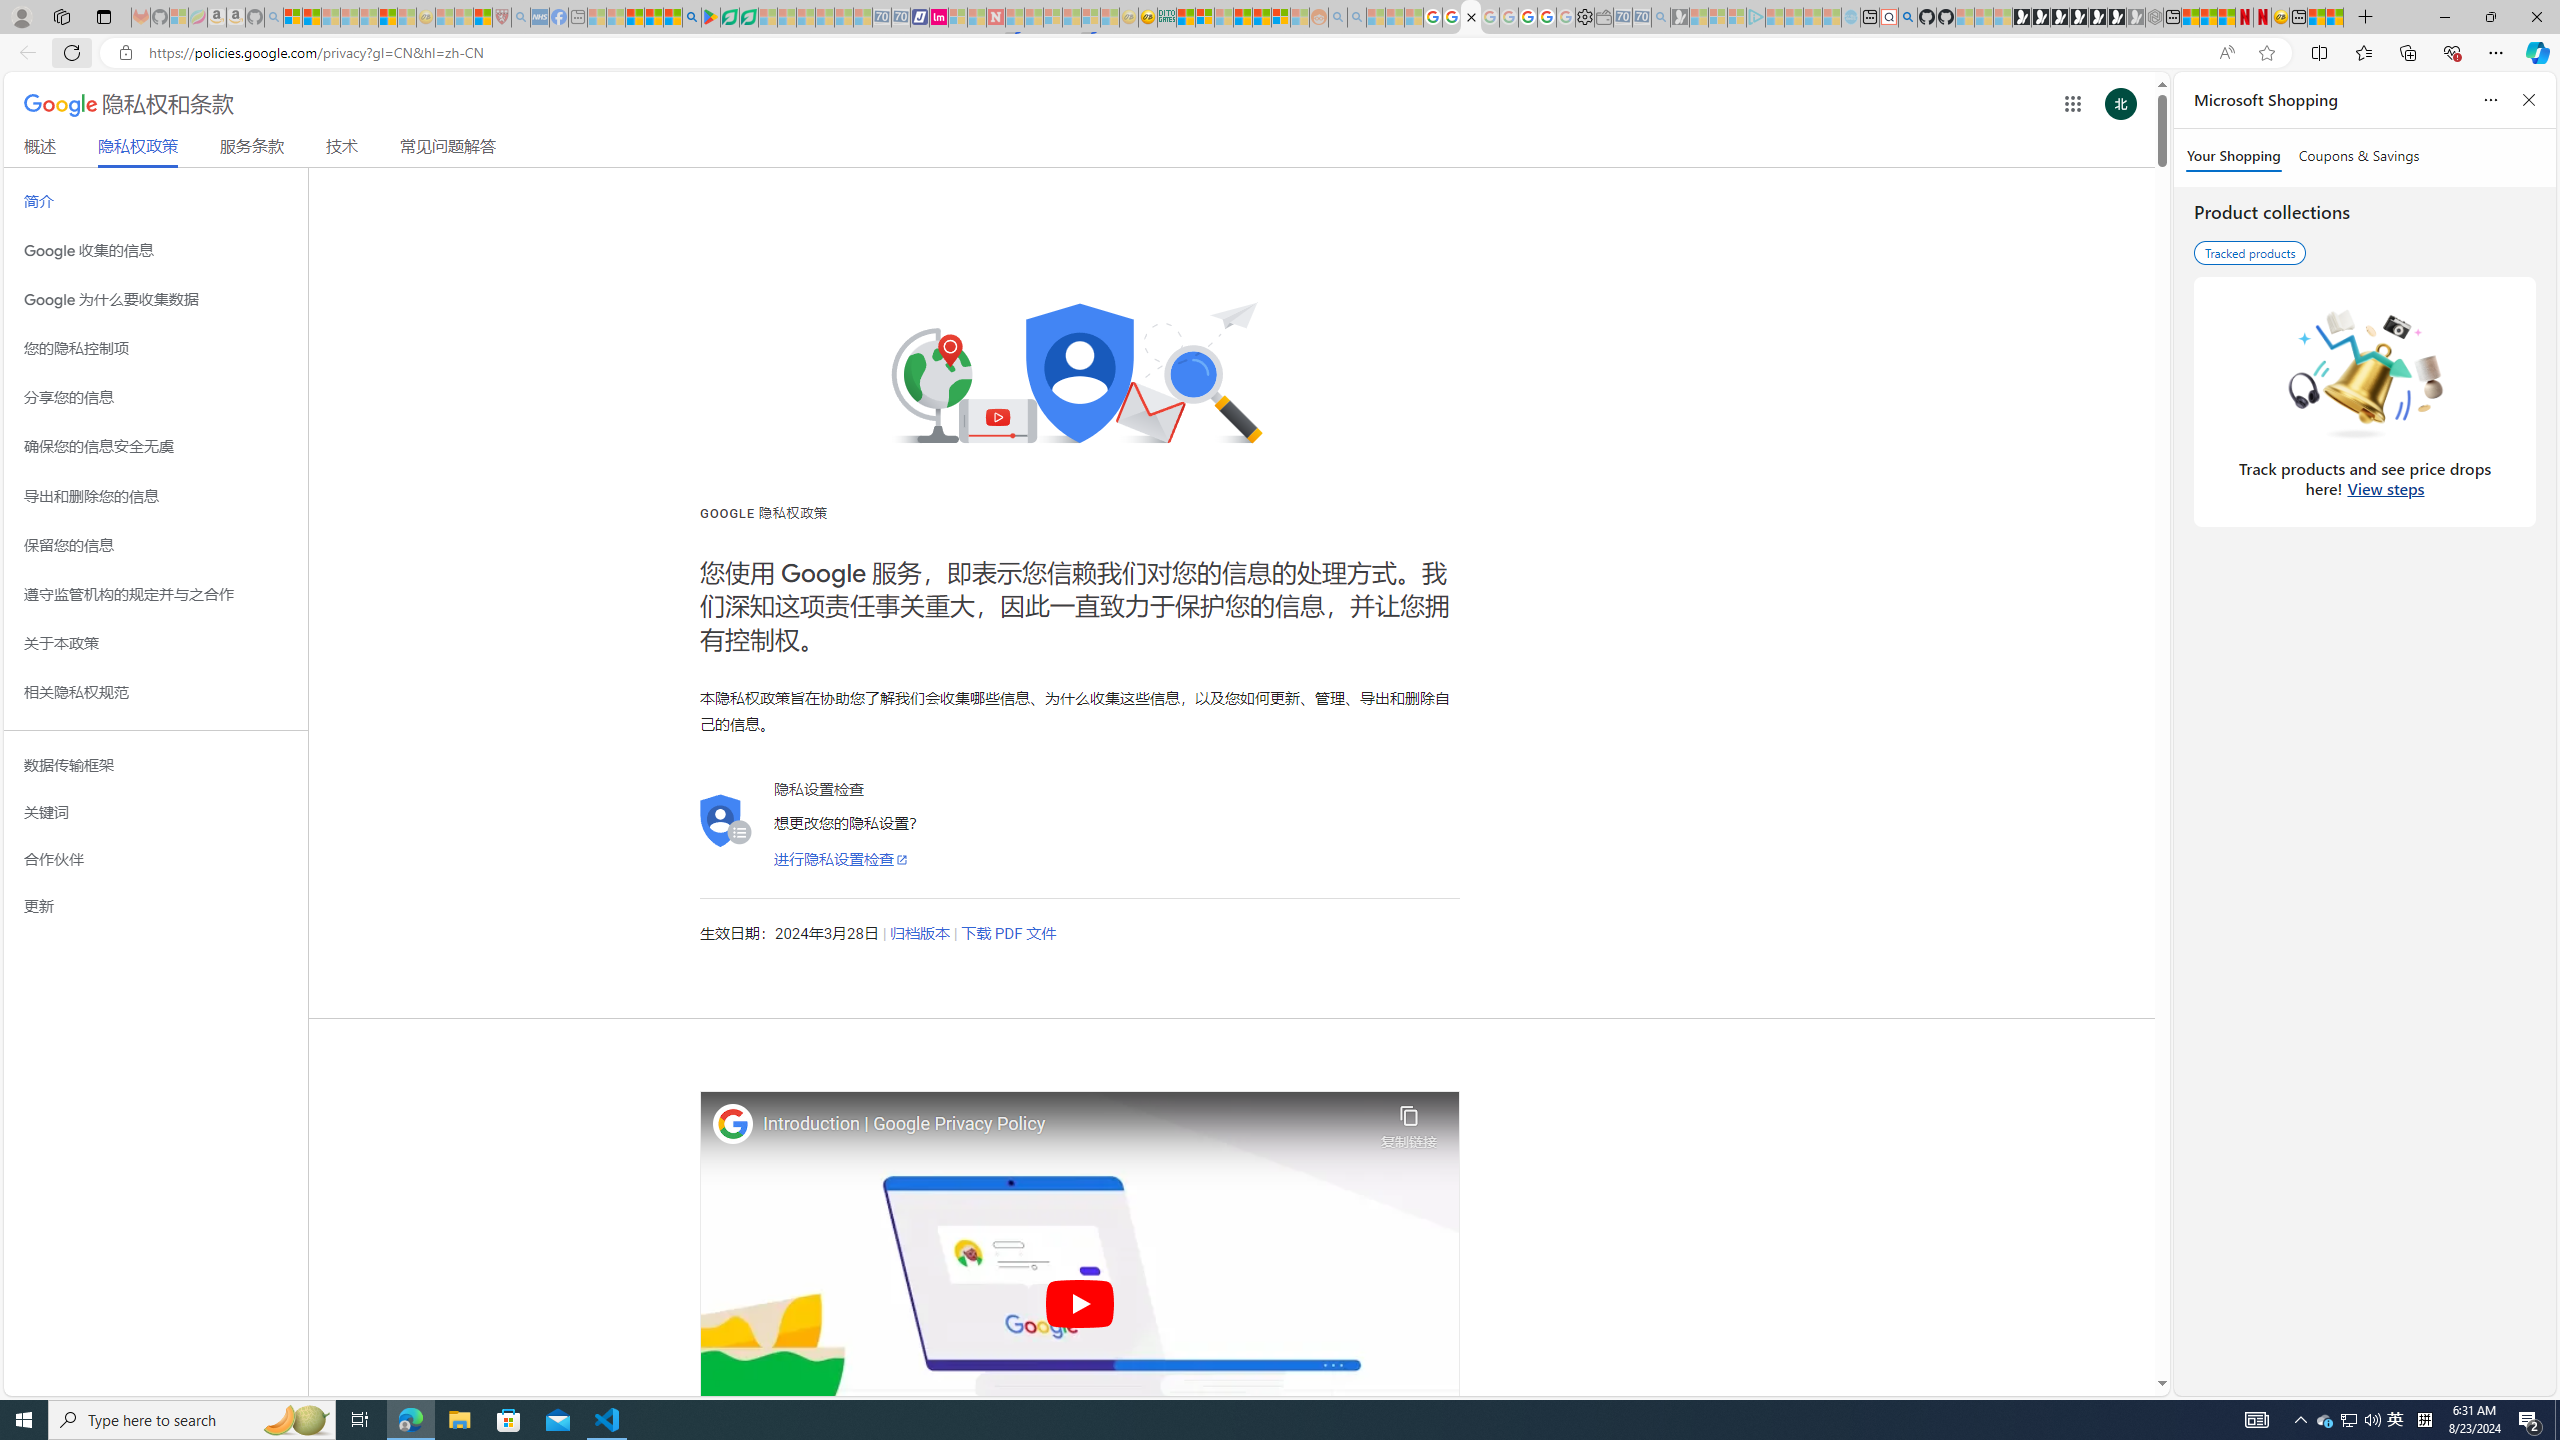  Describe the element at coordinates (750, 16) in the screenshot. I see `'Microsoft Word - consumer-privacy address update 2.2021'` at that location.